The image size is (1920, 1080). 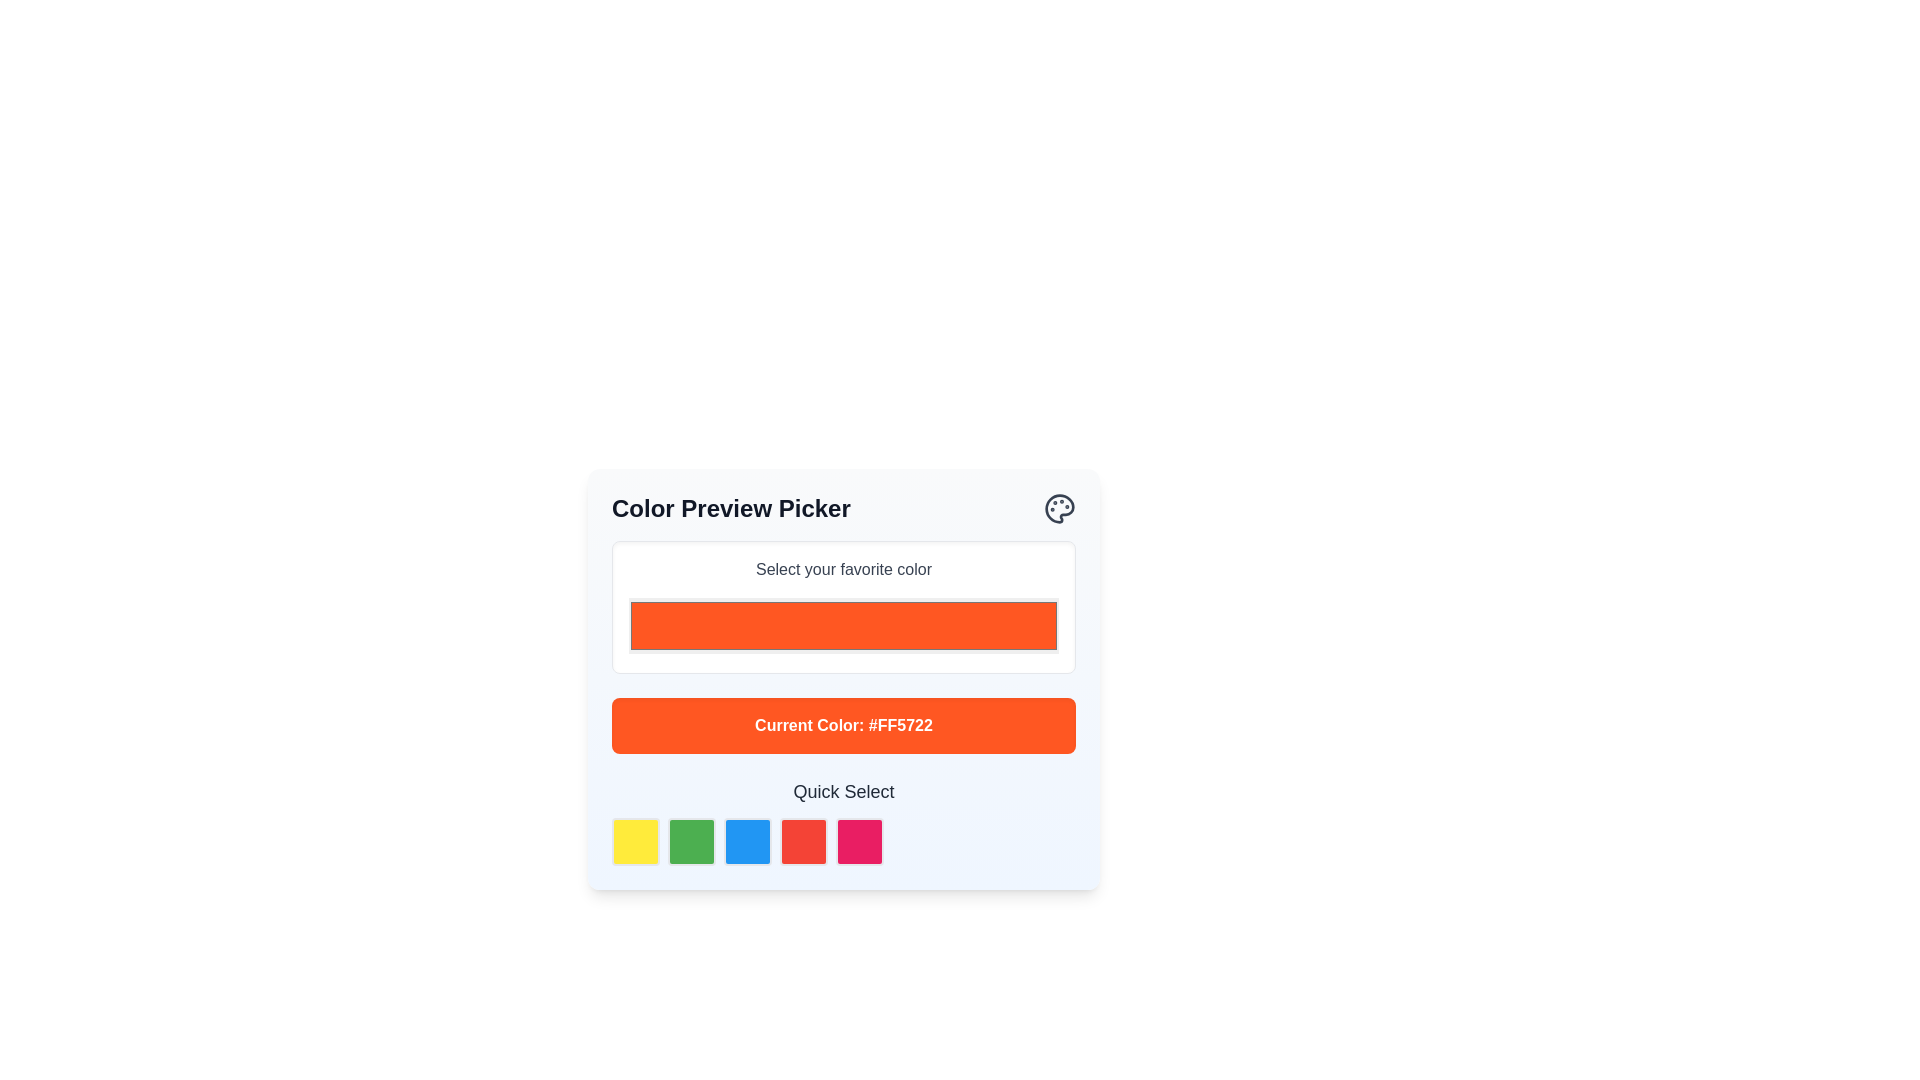 What do you see at coordinates (844, 841) in the screenshot?
I see `the pink color selection button located` at bounding box center [844, 841].